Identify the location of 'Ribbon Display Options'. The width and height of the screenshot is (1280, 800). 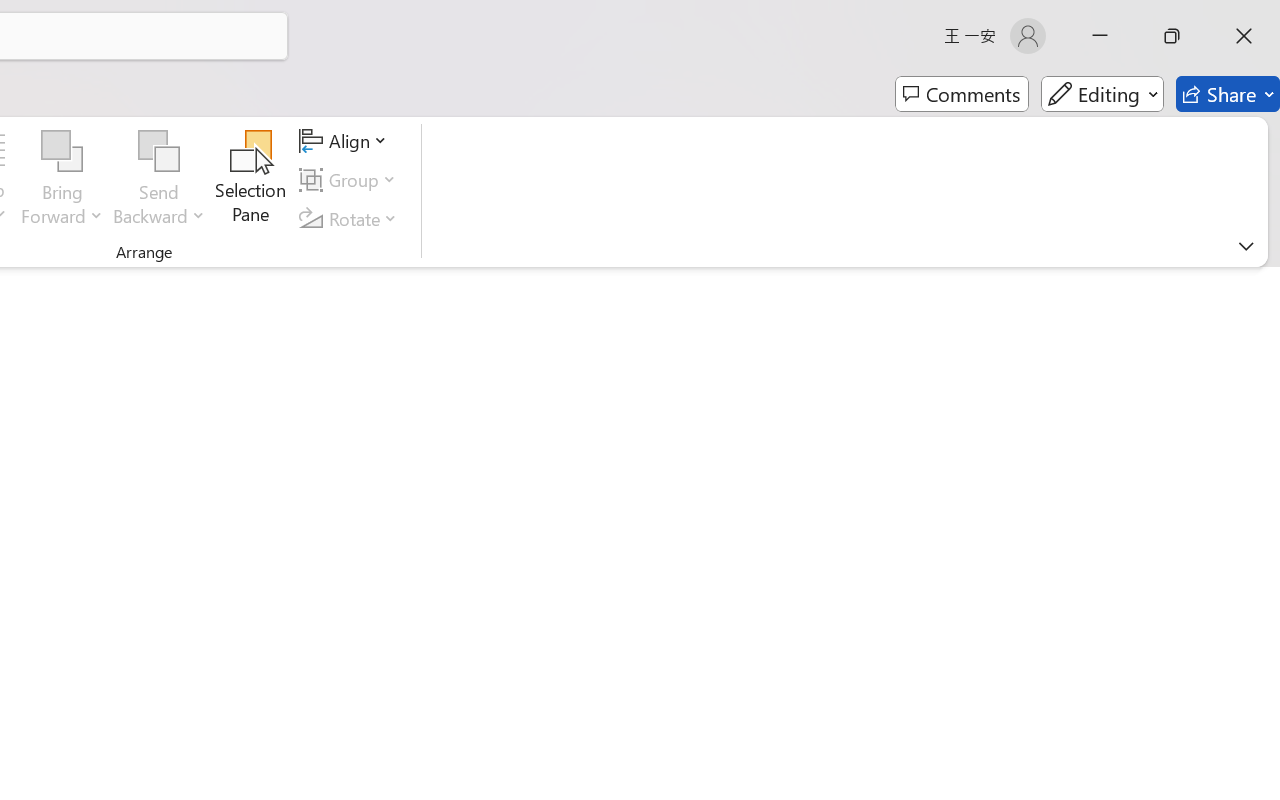
(1245, 245).